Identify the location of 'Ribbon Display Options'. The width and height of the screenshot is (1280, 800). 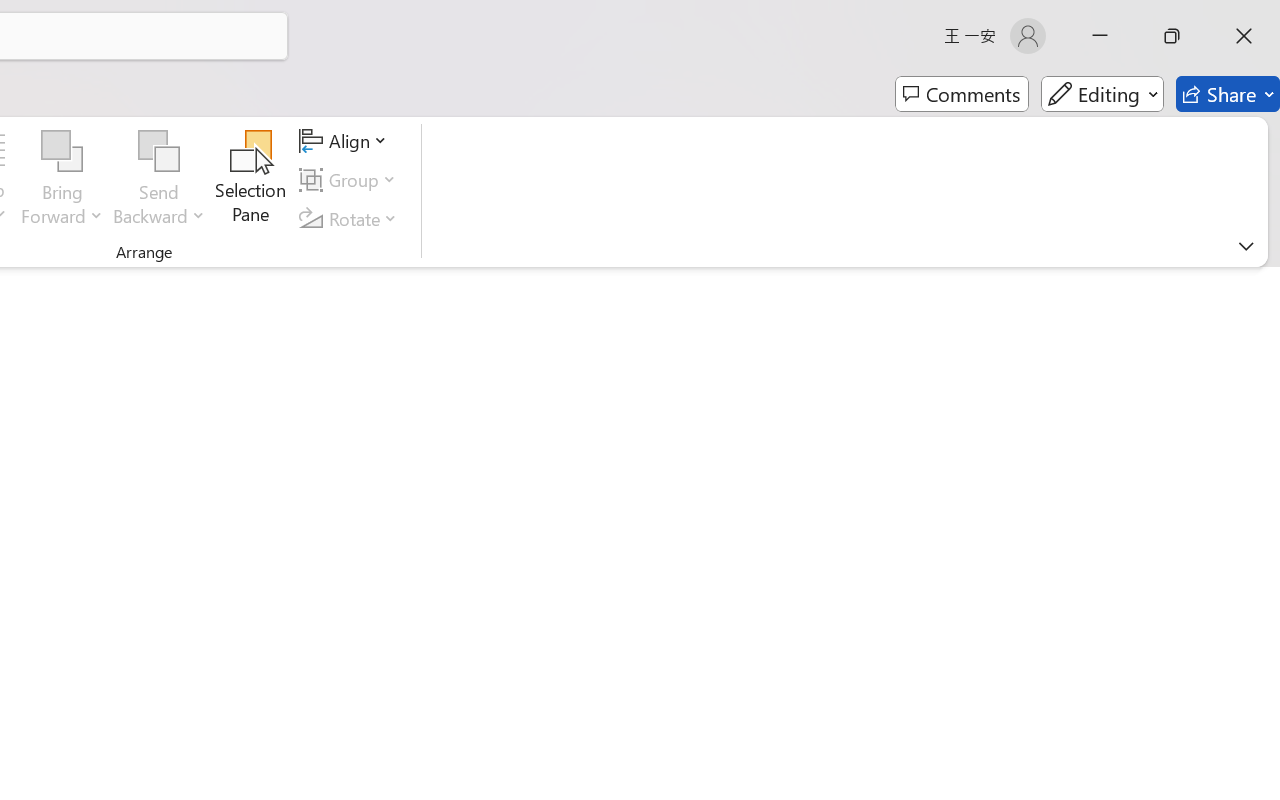
(1245, 245).